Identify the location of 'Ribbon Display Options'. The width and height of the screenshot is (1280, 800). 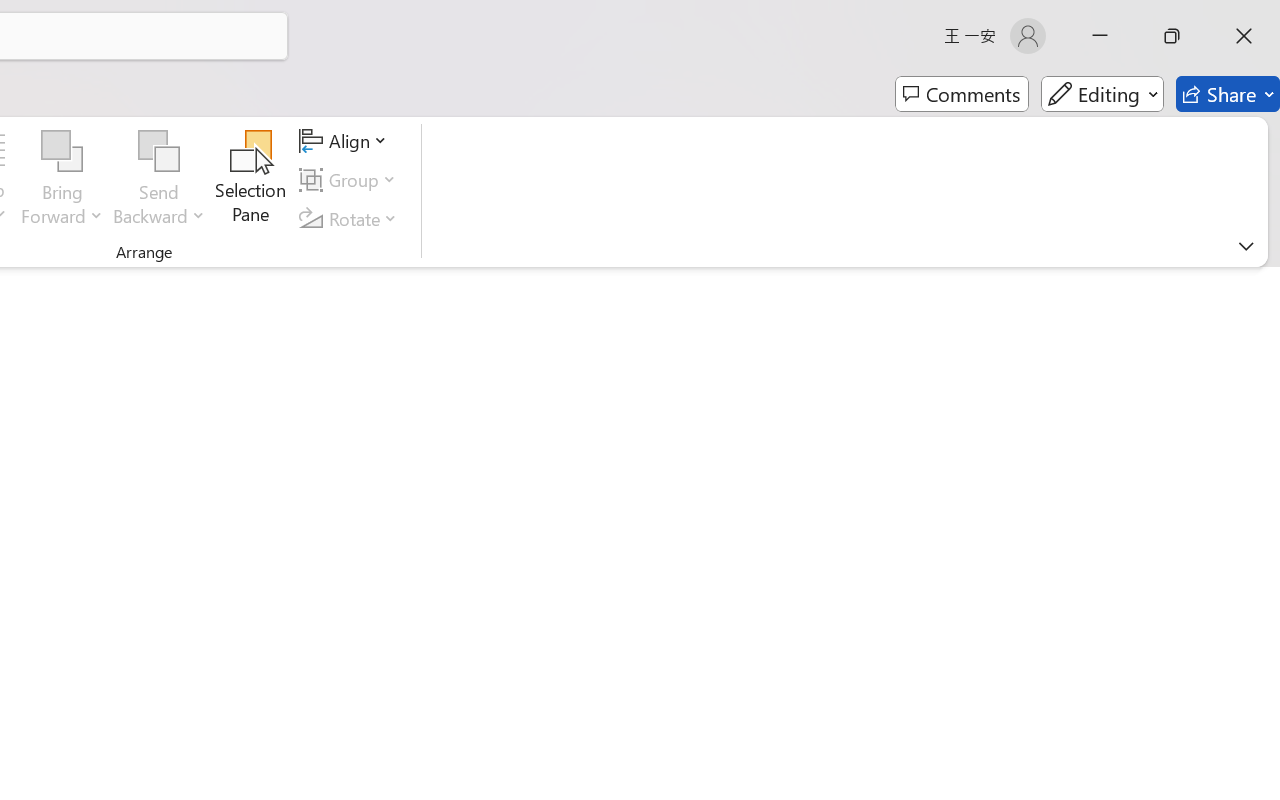
(1245, 245).